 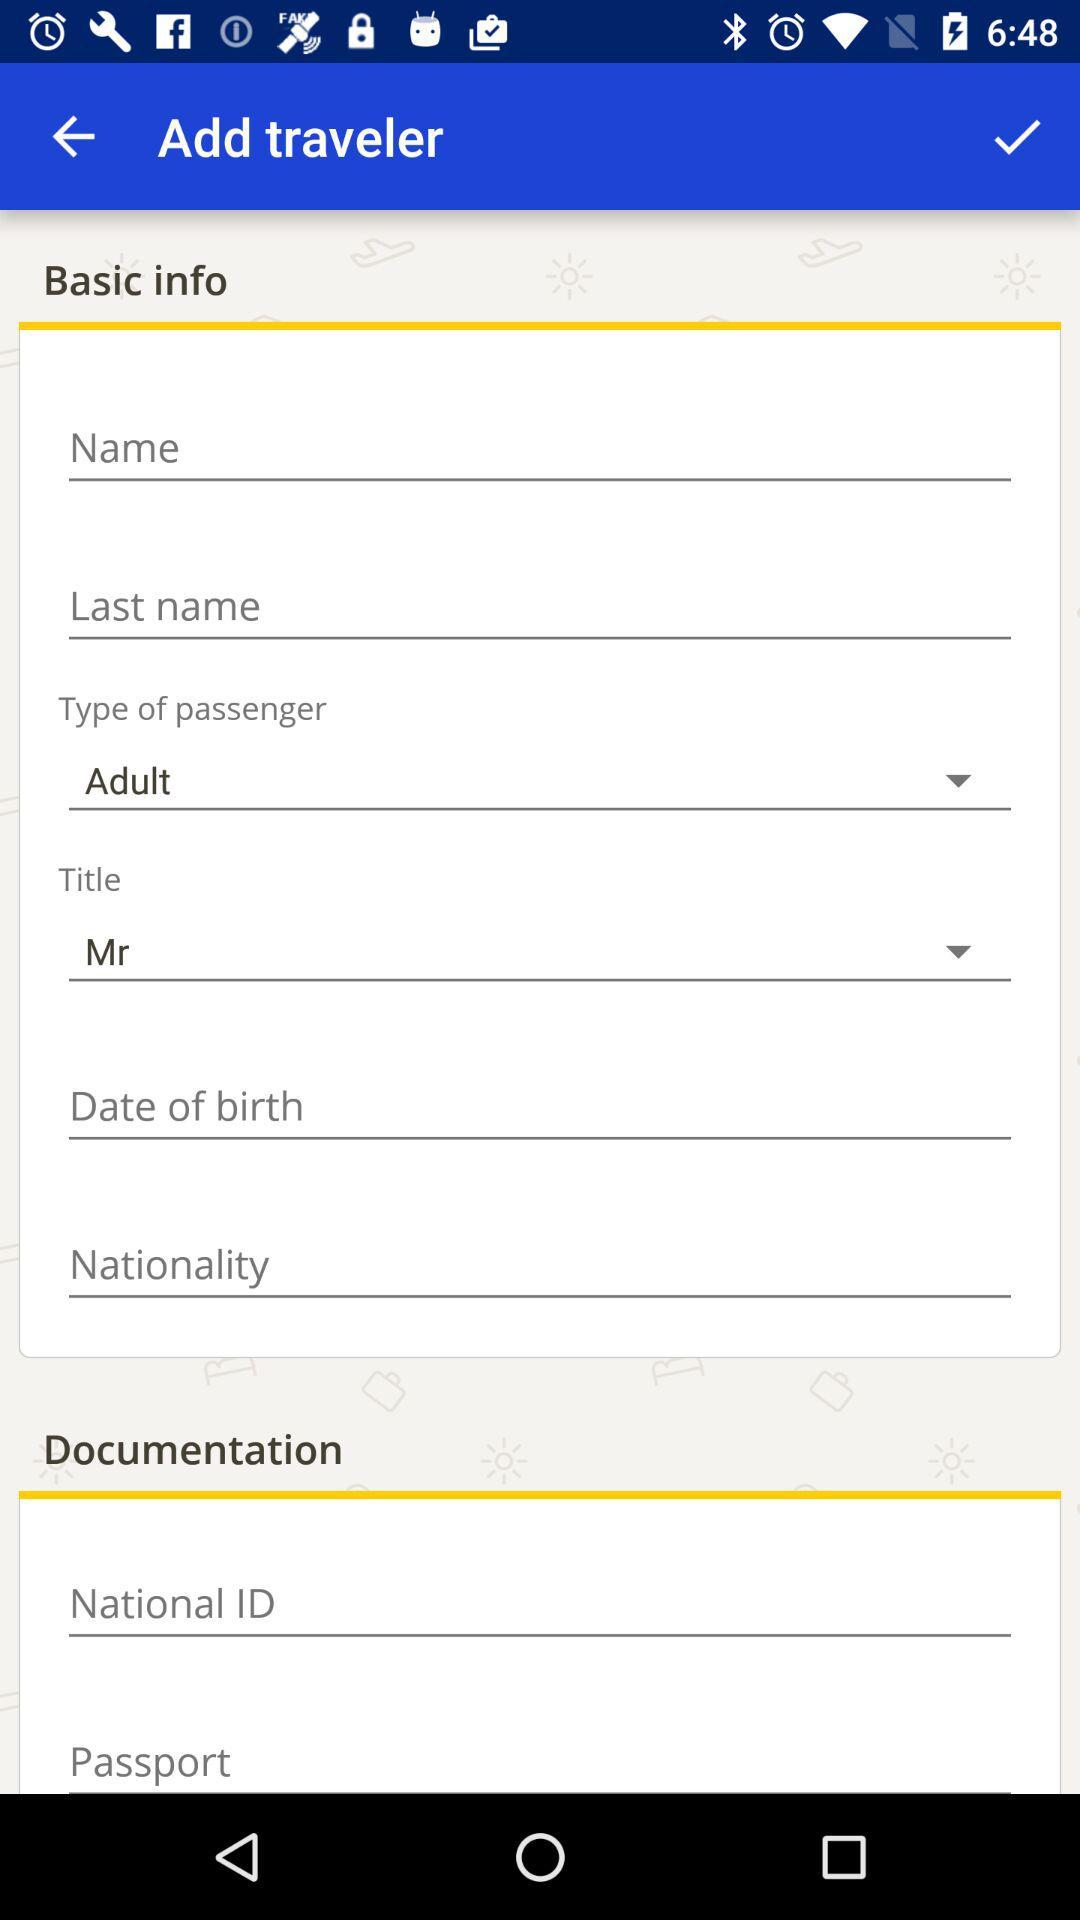 I want to click on nationality, so click(x=540, y=1263).